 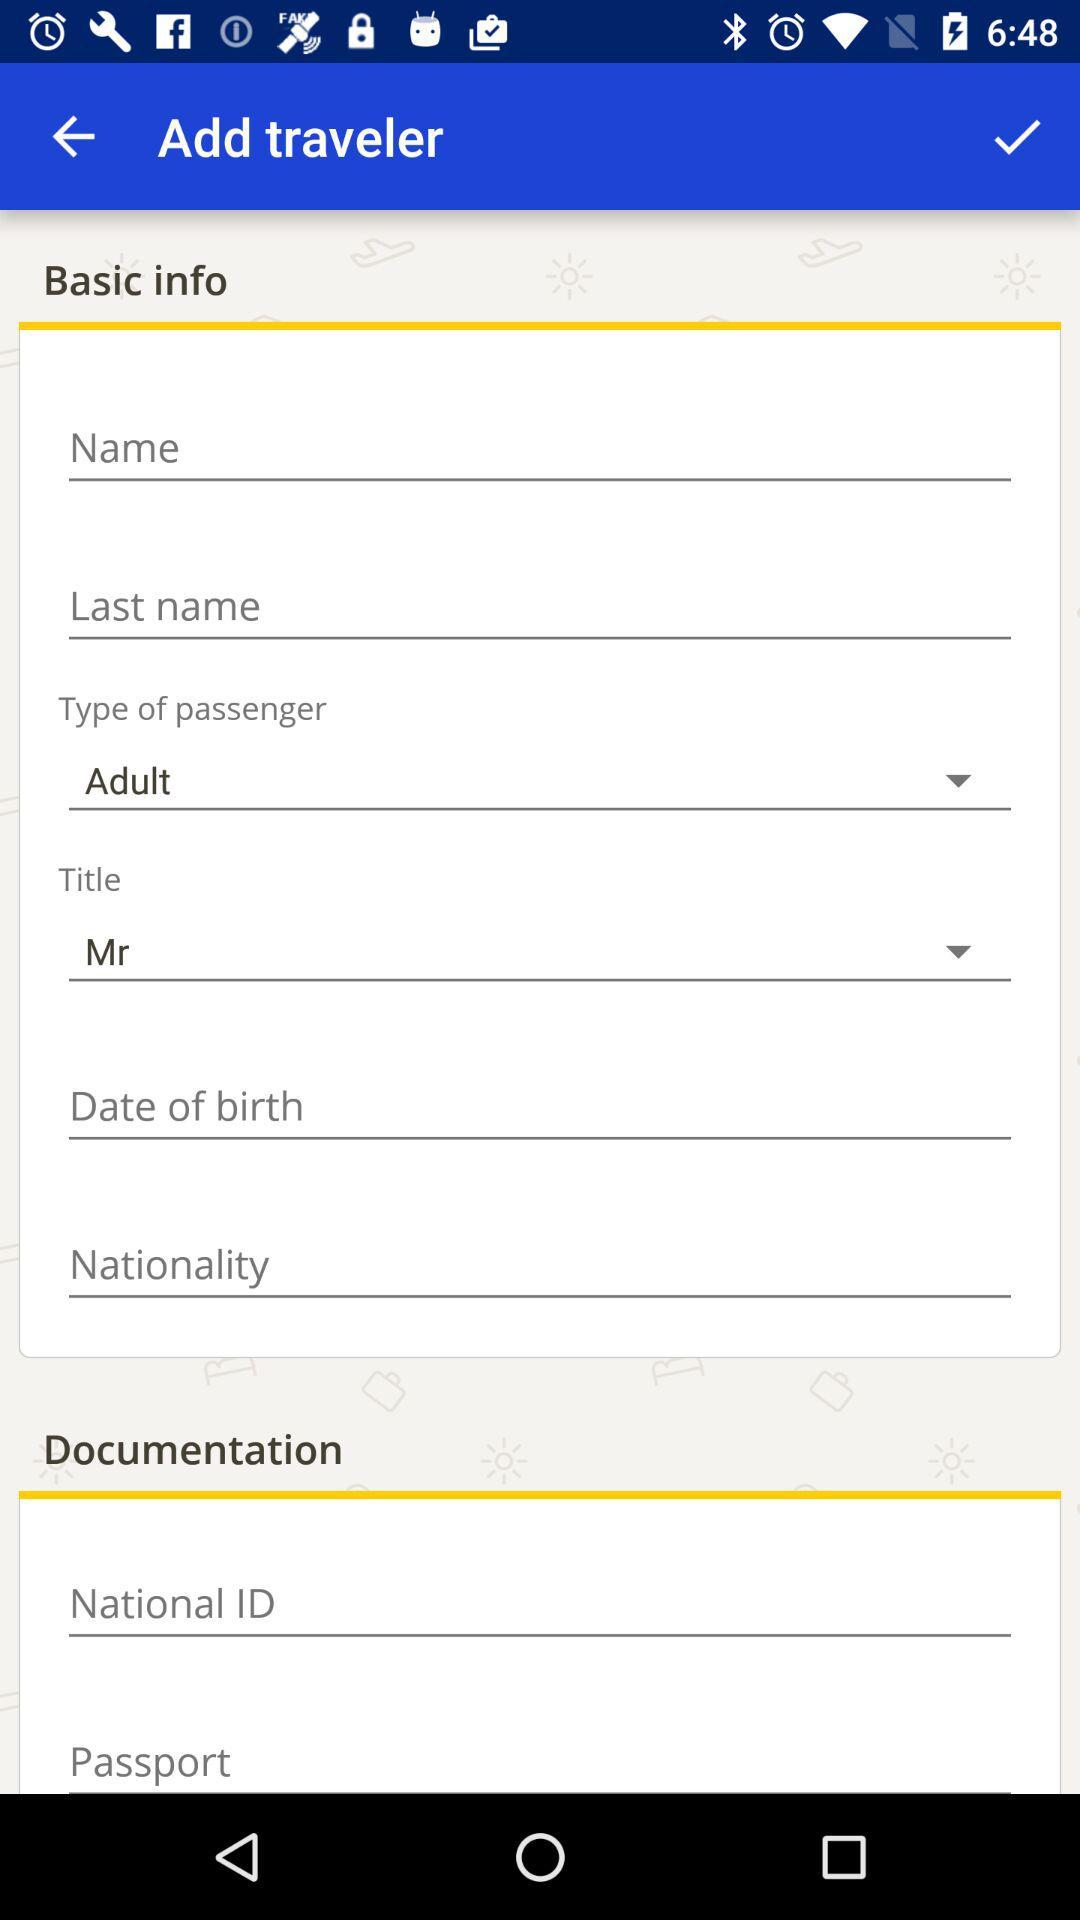 I want to click on nationality, so click(x=540, y=1263).